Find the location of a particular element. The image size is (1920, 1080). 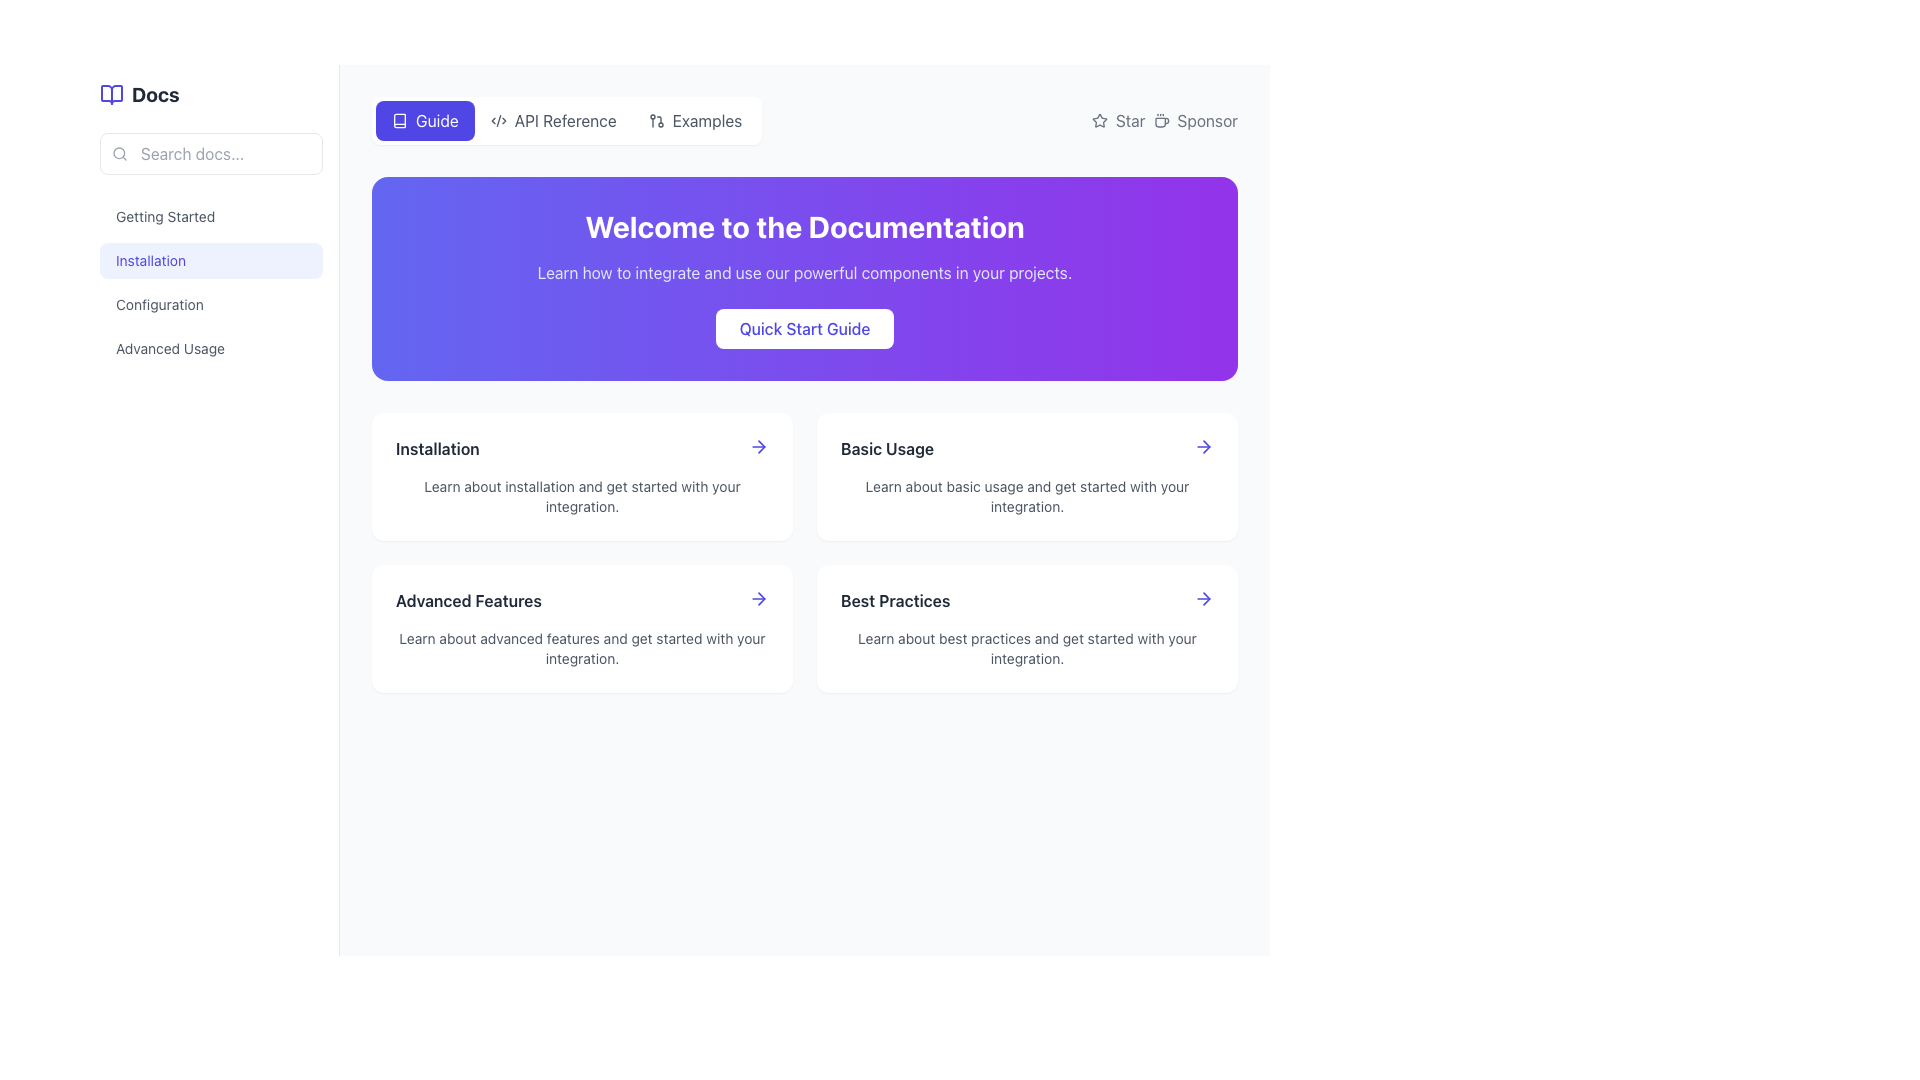

the visual indicator icon located in the middle right of the 'Advanced Features' card for contextual meaning is located at coordinates (760, 597).